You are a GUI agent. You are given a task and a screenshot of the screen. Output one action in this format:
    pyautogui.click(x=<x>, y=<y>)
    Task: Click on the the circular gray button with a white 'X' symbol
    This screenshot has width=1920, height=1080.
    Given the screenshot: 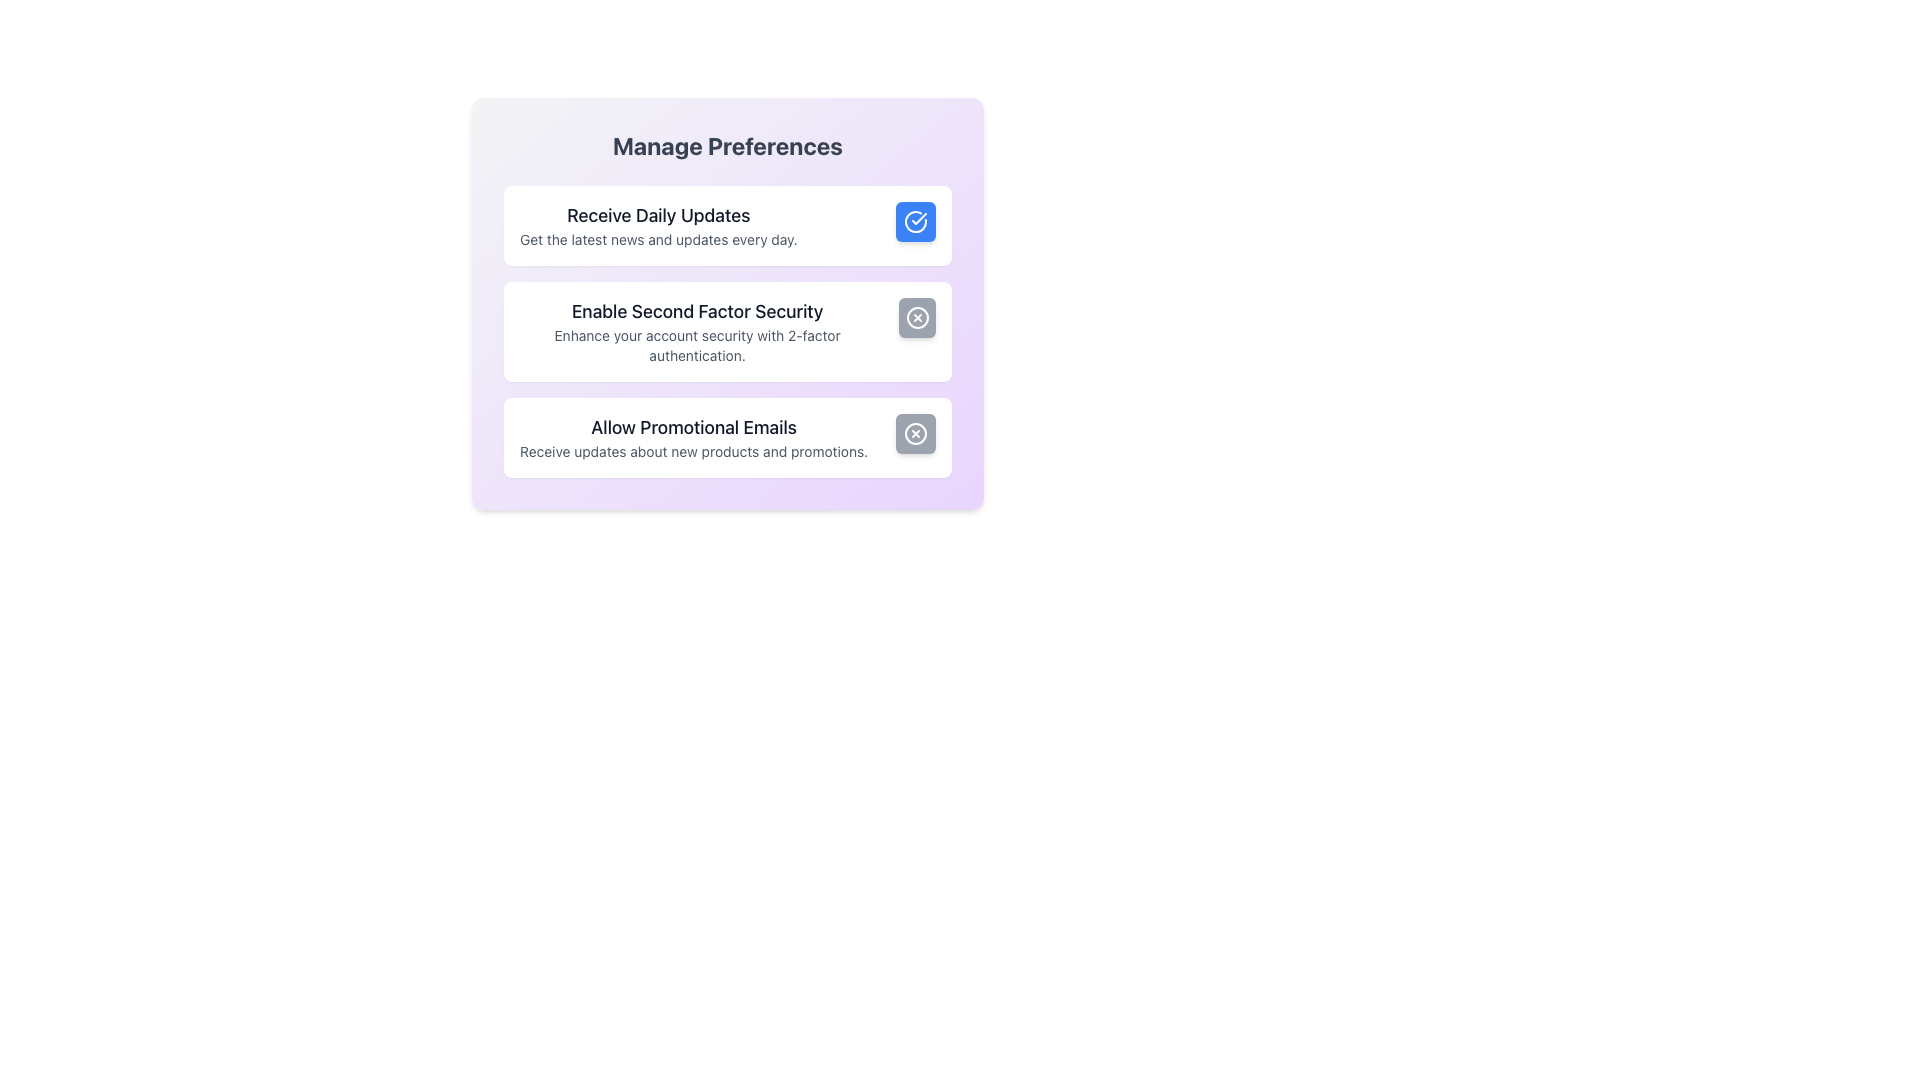 What is the action you would take?
    pyautogui.click(x=916, y=316)
    